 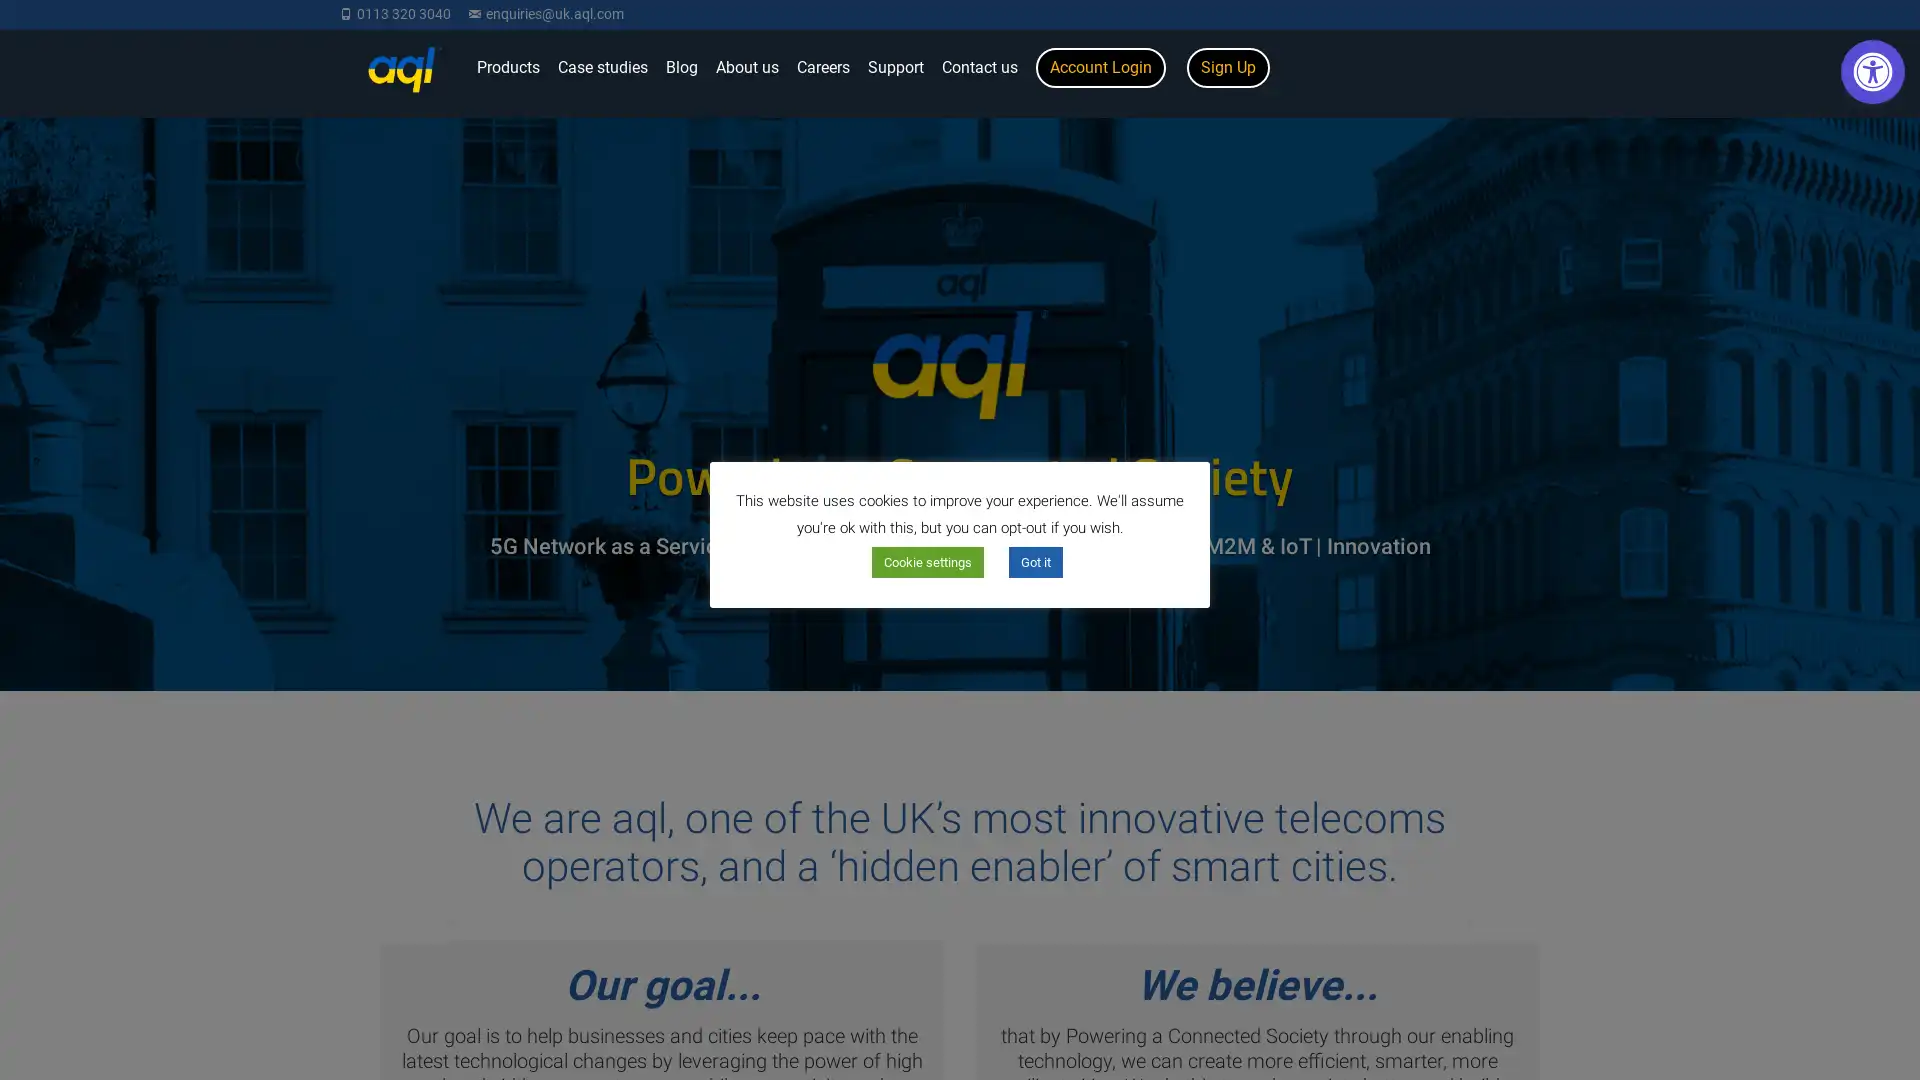 I want to click on Cookie settings, so click(x=926, y=562).